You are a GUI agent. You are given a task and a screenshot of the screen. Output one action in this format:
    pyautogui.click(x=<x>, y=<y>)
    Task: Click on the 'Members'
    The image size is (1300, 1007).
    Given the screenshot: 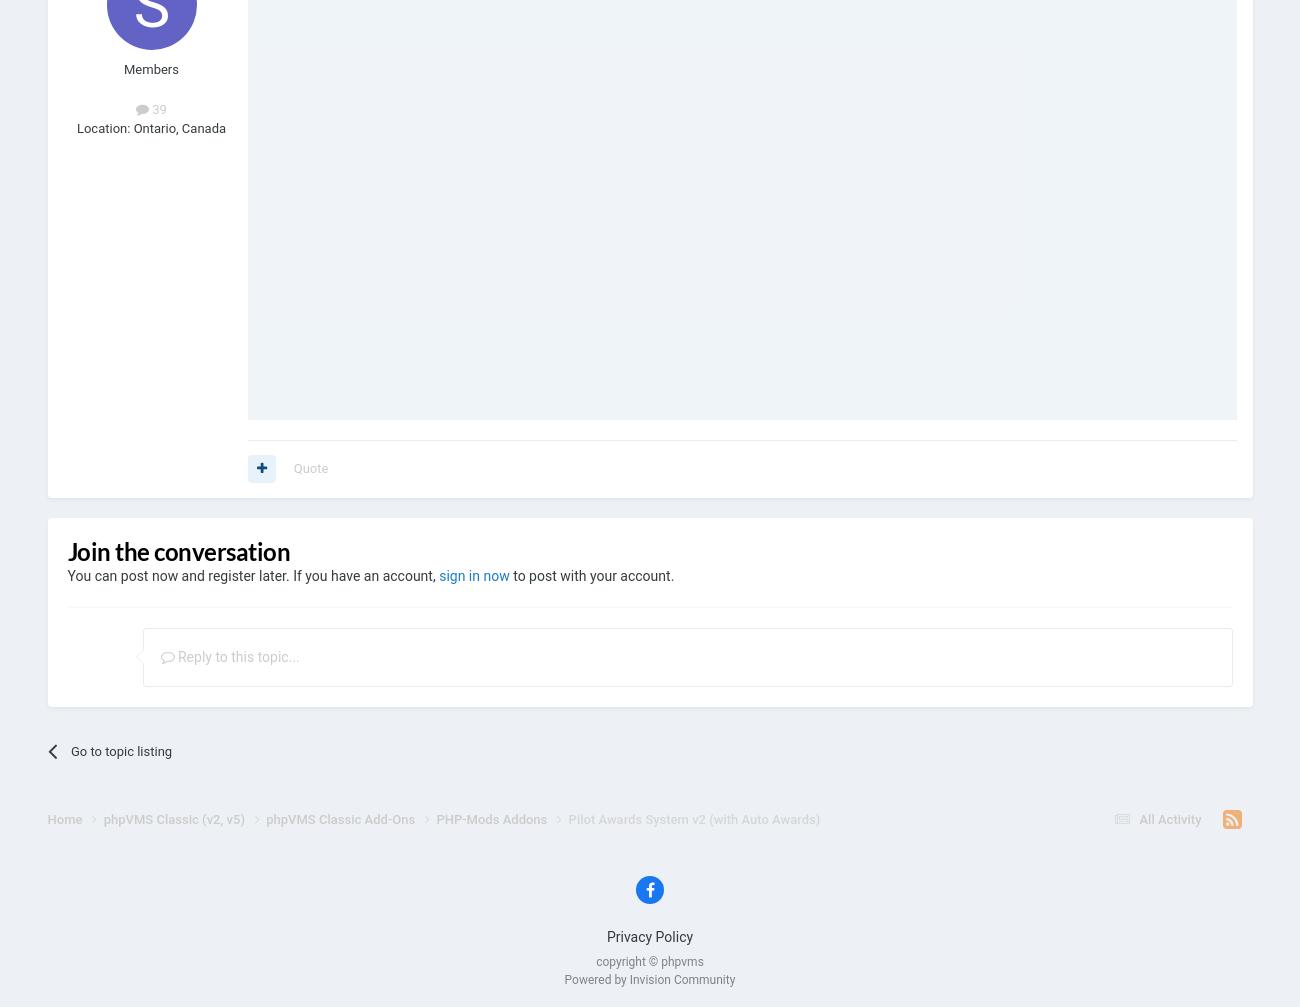 What is the action you would take?
    pyautogui.click(x=123, y=69)
    